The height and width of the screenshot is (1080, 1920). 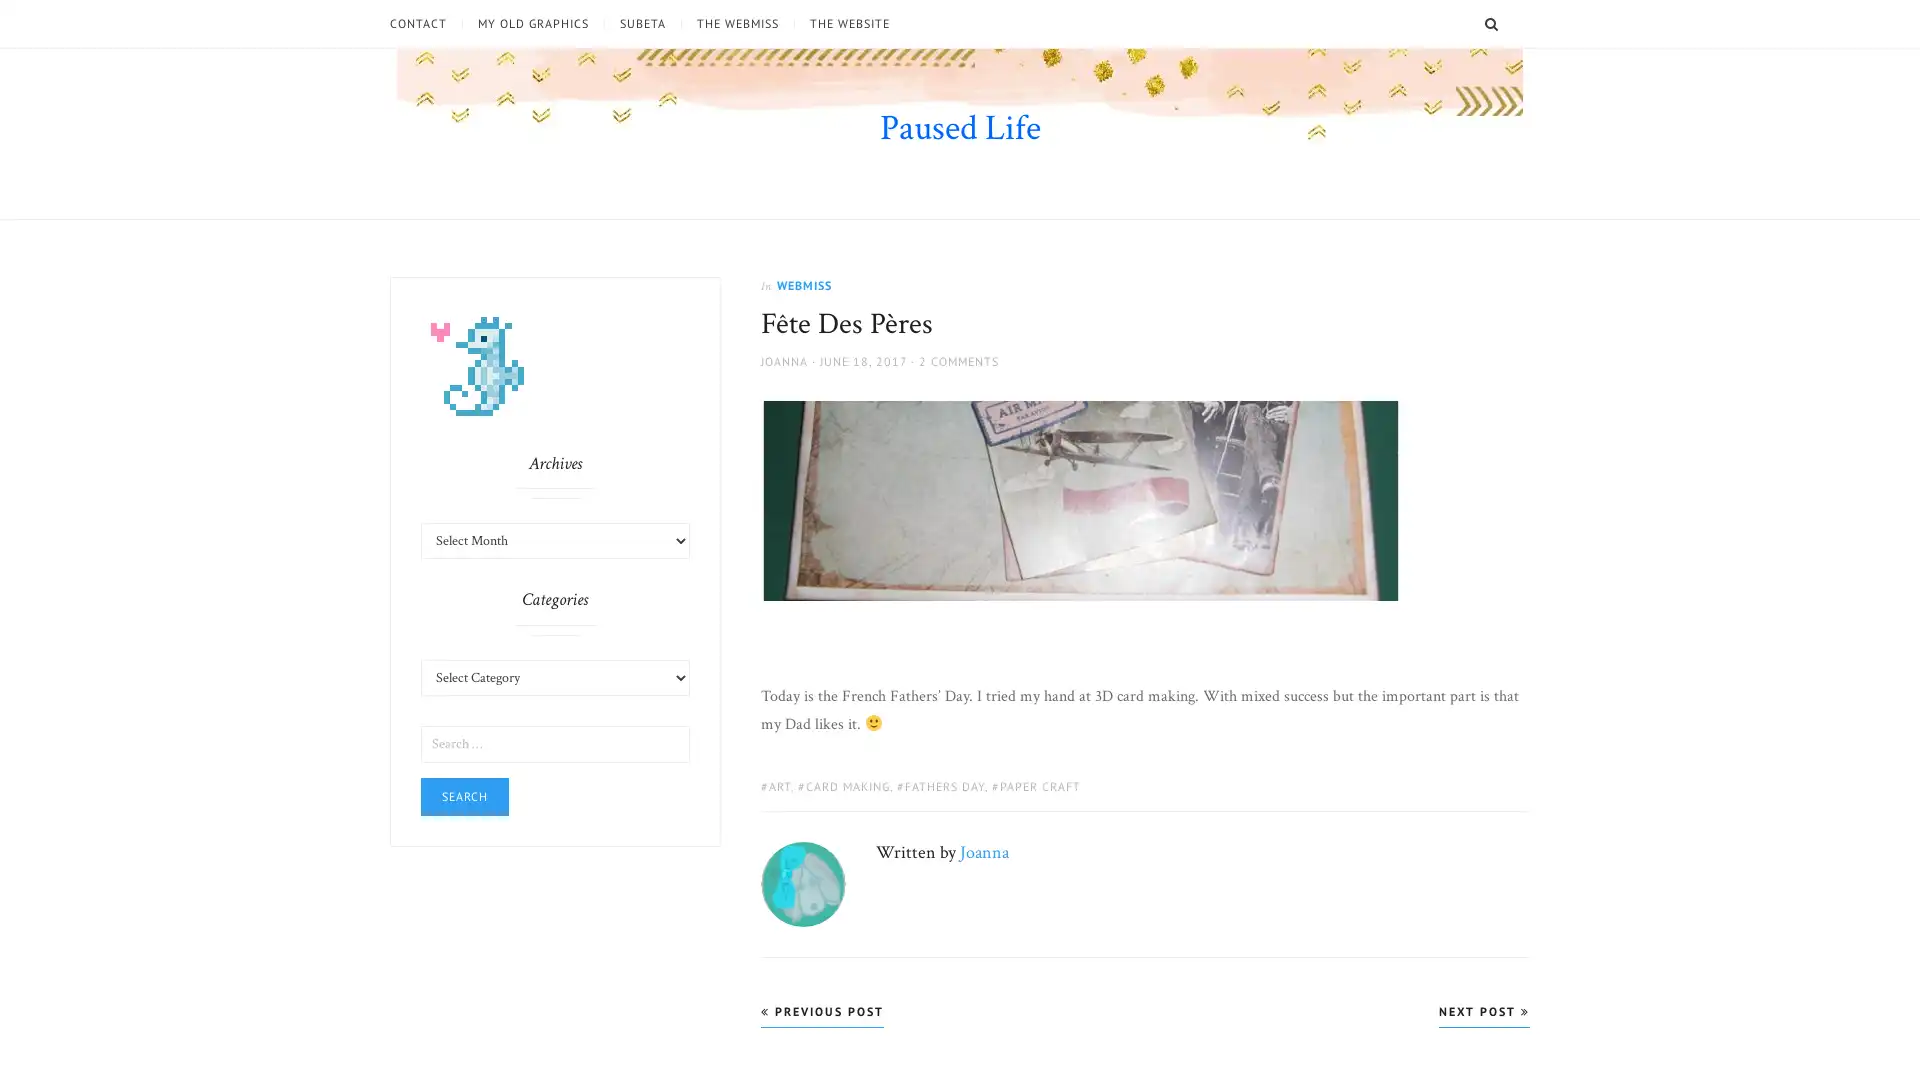 What do you see at coordinates (1517, 23) in the screenshot?
I see `SEARCH` at bounding box center [1517, 23].